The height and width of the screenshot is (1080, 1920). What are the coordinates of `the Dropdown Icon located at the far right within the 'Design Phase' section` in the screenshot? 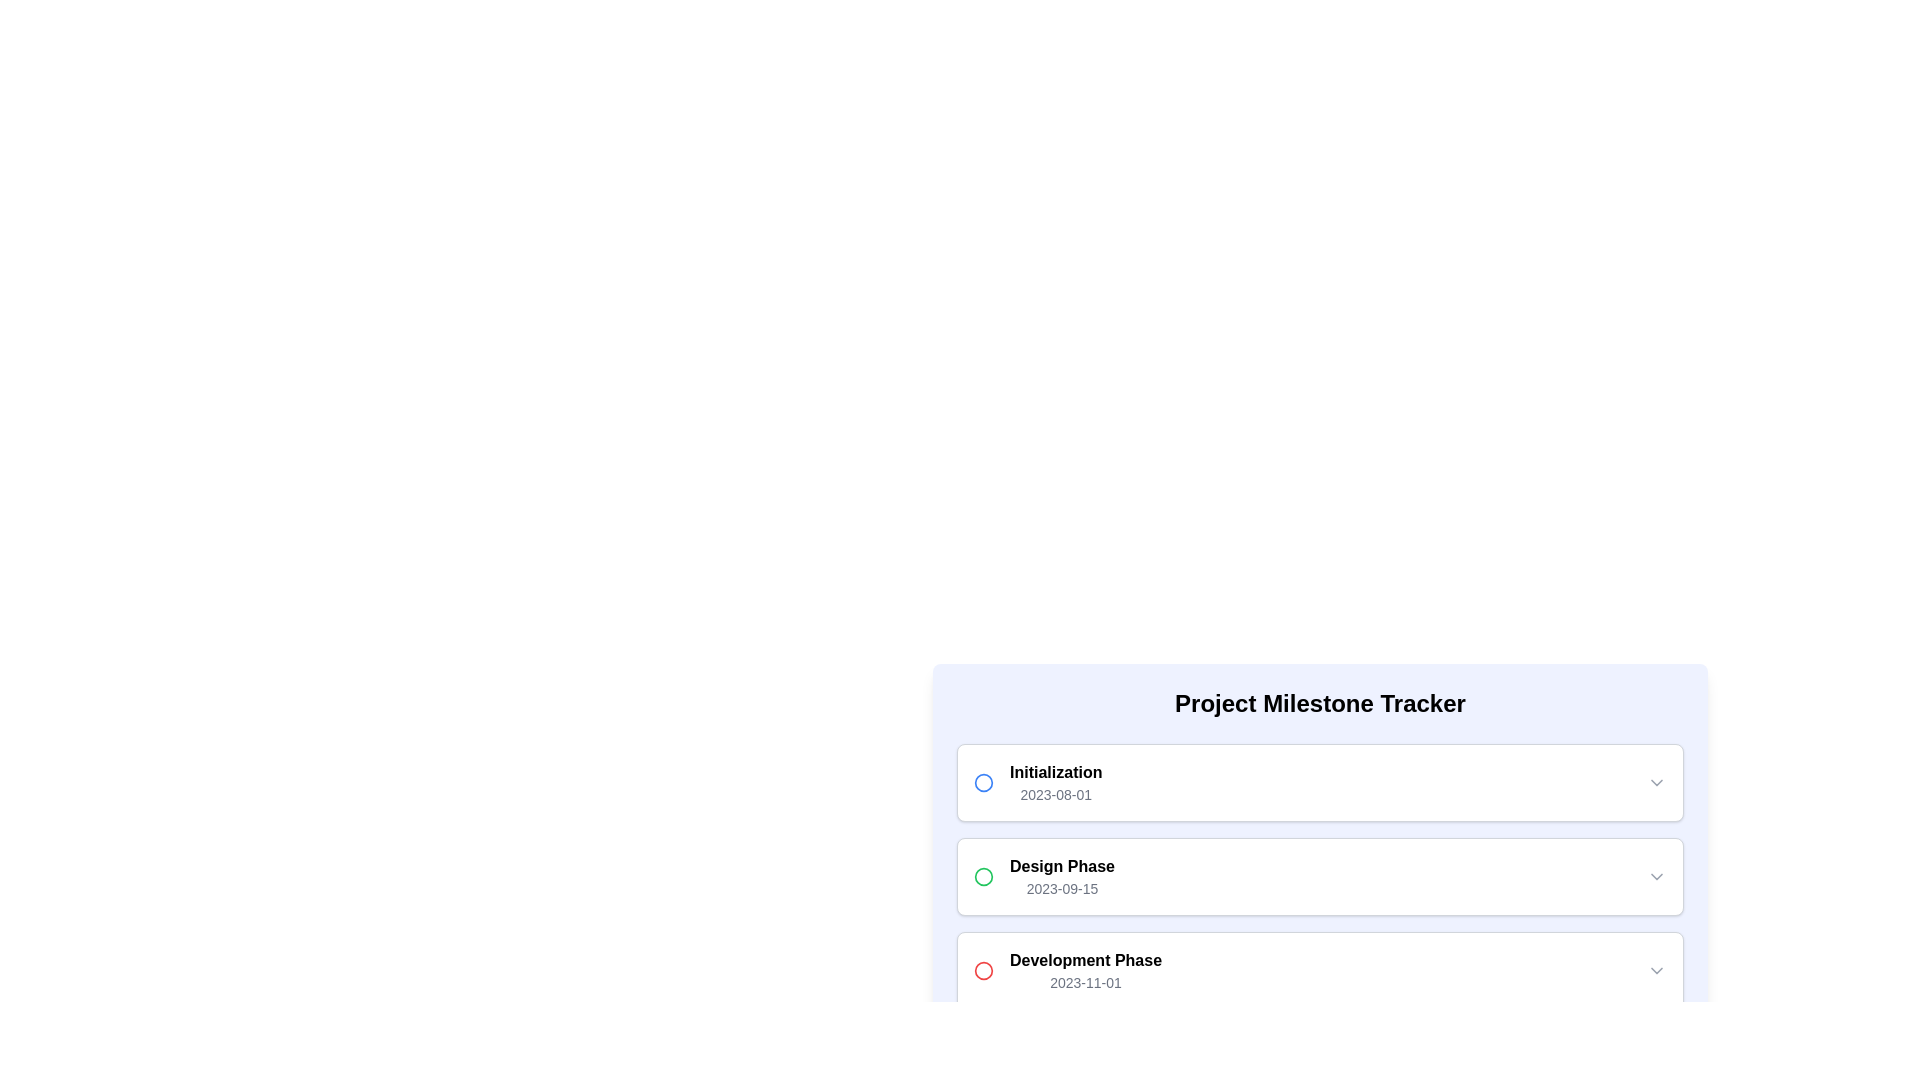 It's located at (1656, 875).